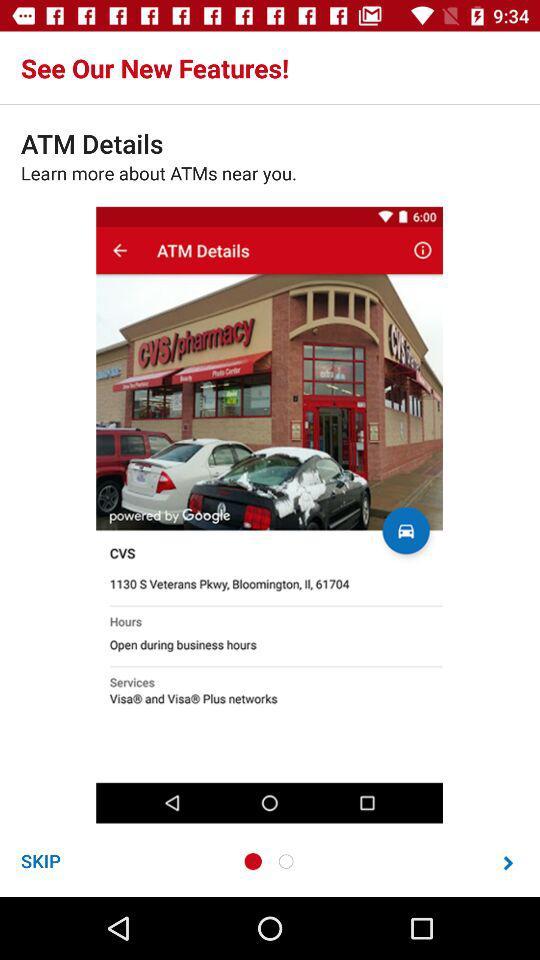  I want to click on the skip at the bottom left corner, so click(40, 860).